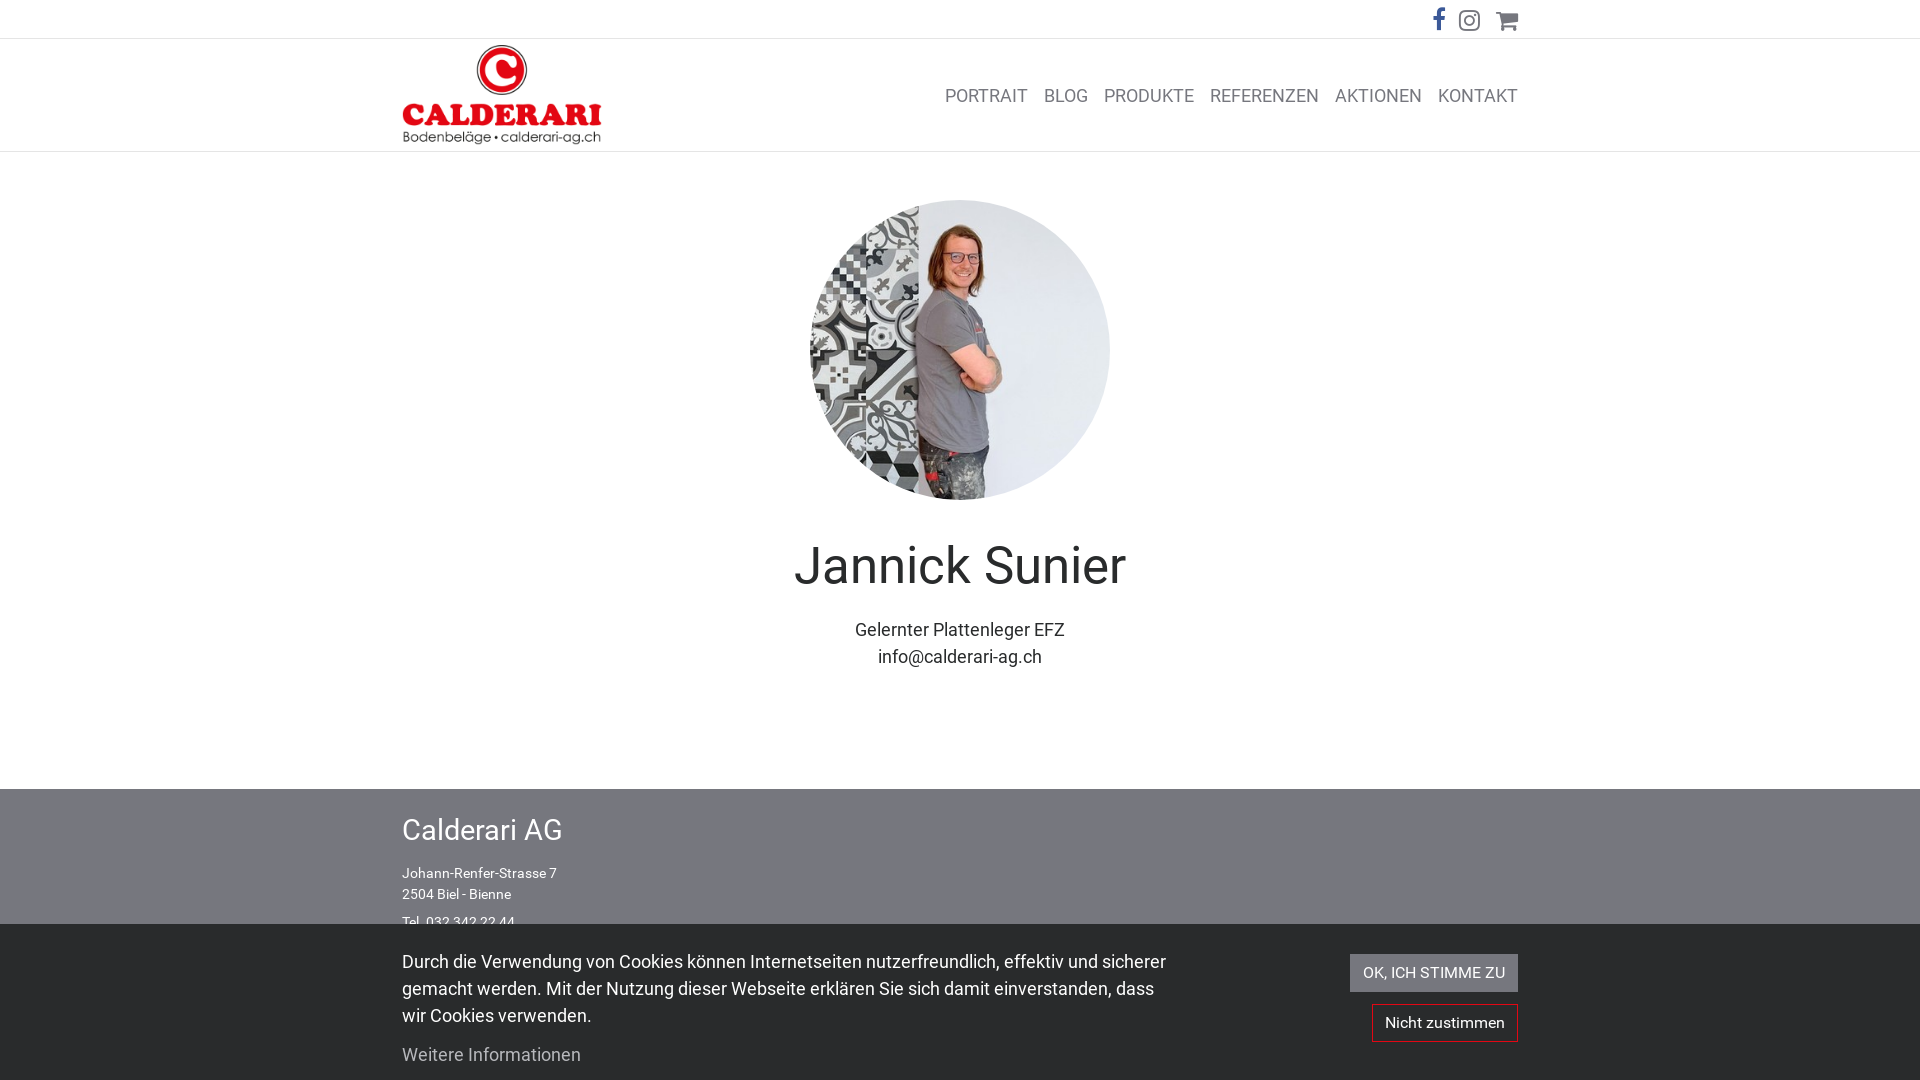  What do you see at coordinates (1433, 971) in the screenshot?
I see `'OK, ICH STIMME ZU'` at bounding box center [1433, 971].